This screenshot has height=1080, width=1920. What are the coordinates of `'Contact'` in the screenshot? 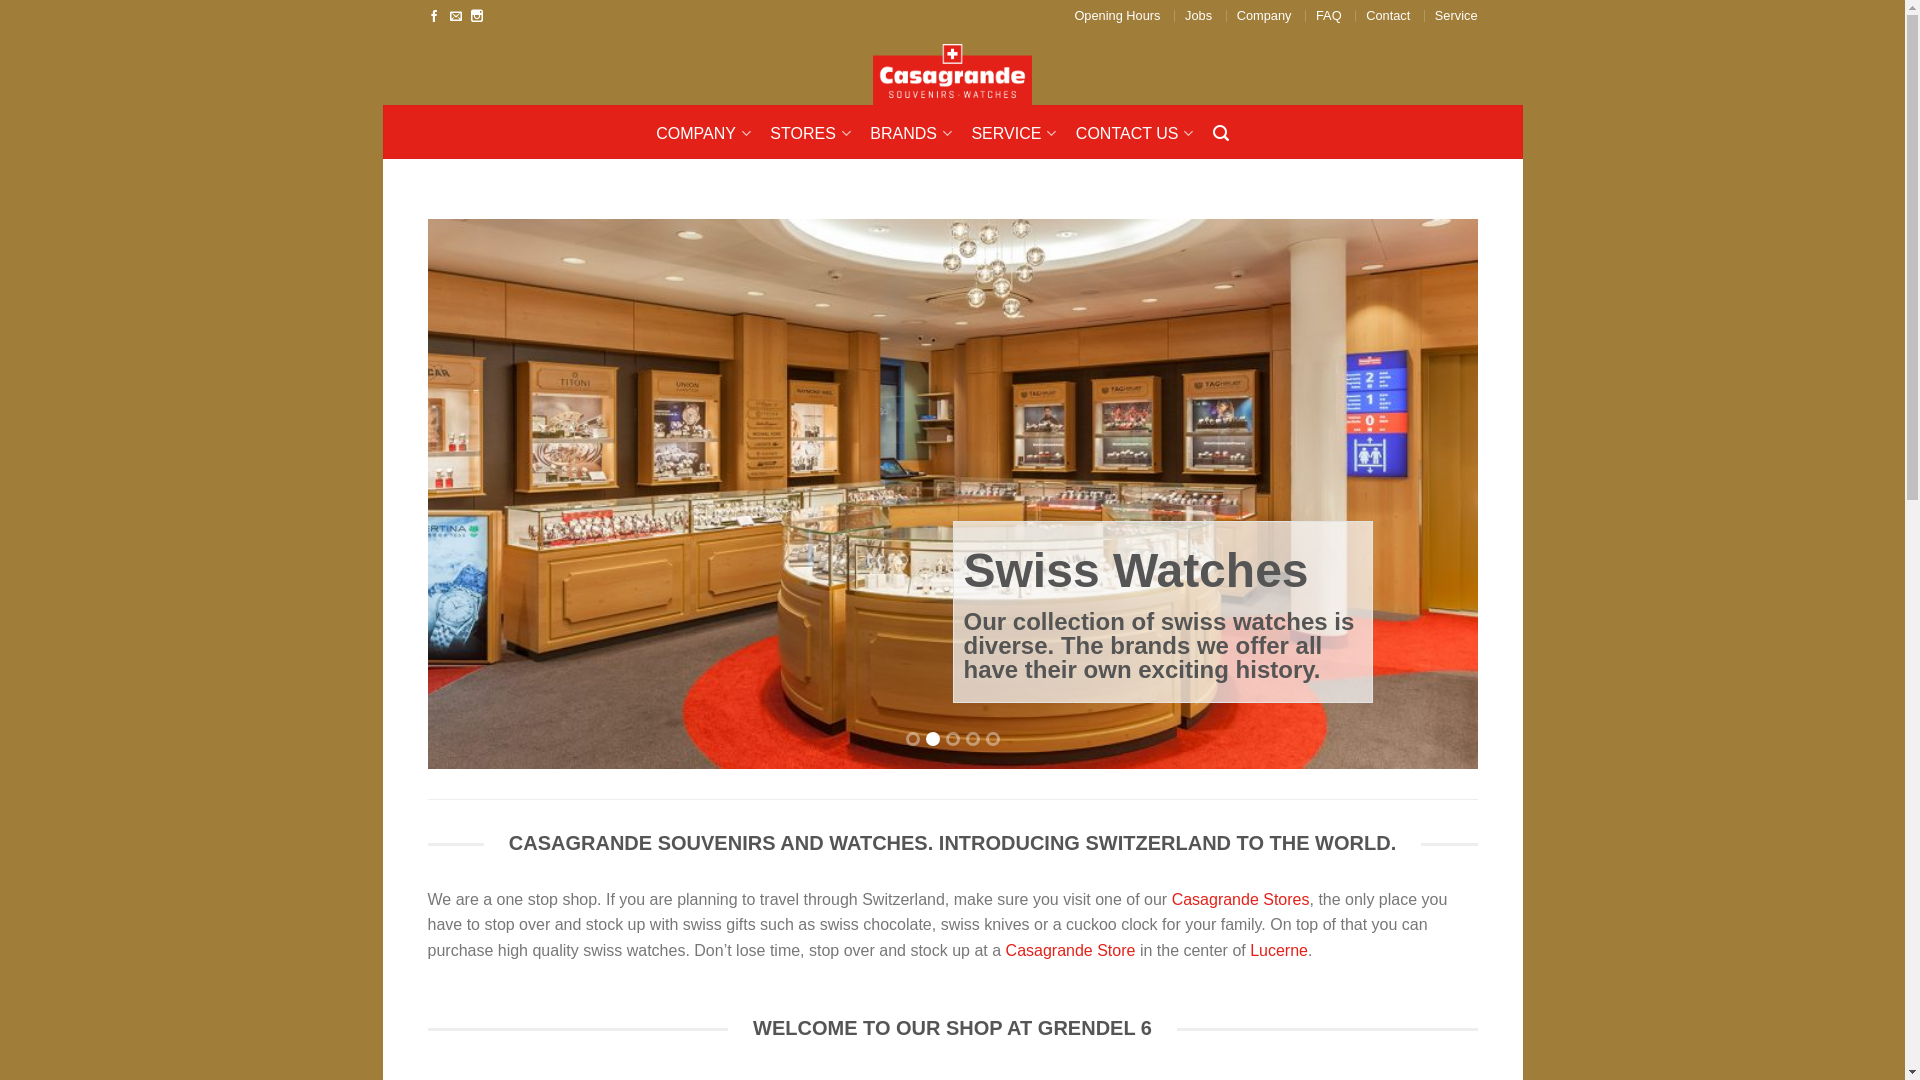 It's located at (1386, 15).